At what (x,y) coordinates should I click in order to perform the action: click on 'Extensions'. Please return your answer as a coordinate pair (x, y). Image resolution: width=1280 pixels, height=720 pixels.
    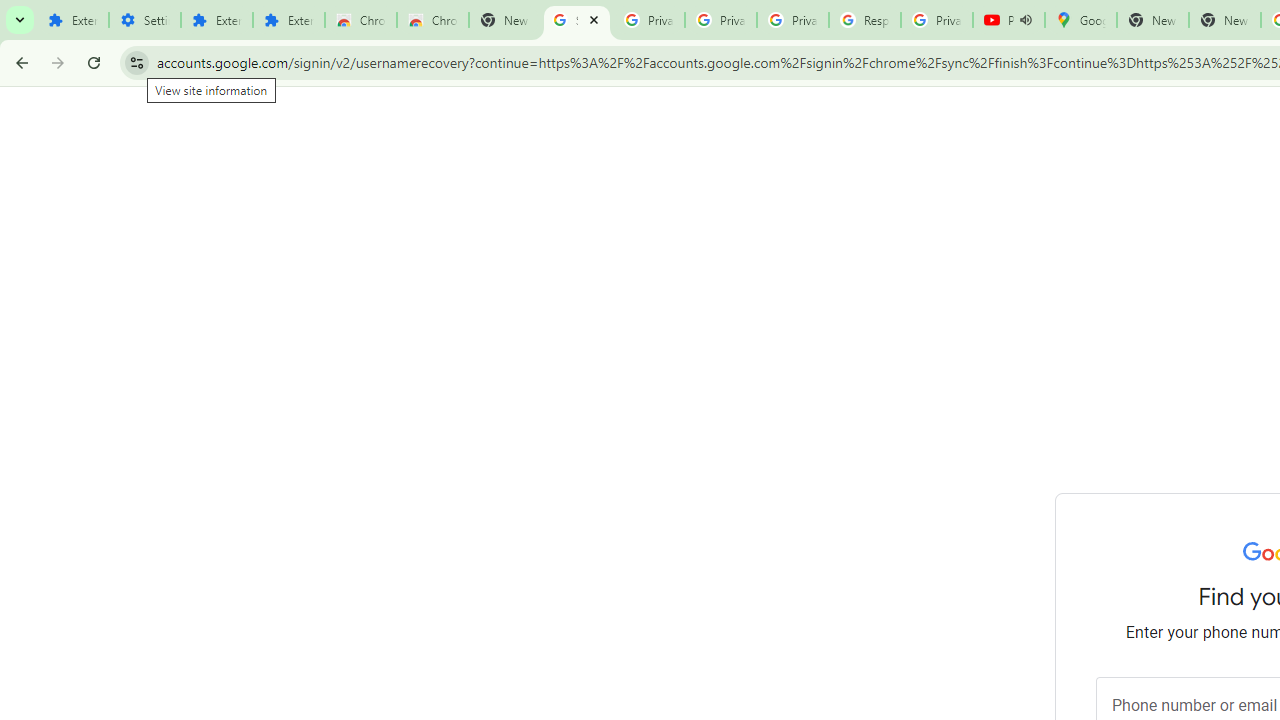
    Looking at the image, I should click on (216, 20).